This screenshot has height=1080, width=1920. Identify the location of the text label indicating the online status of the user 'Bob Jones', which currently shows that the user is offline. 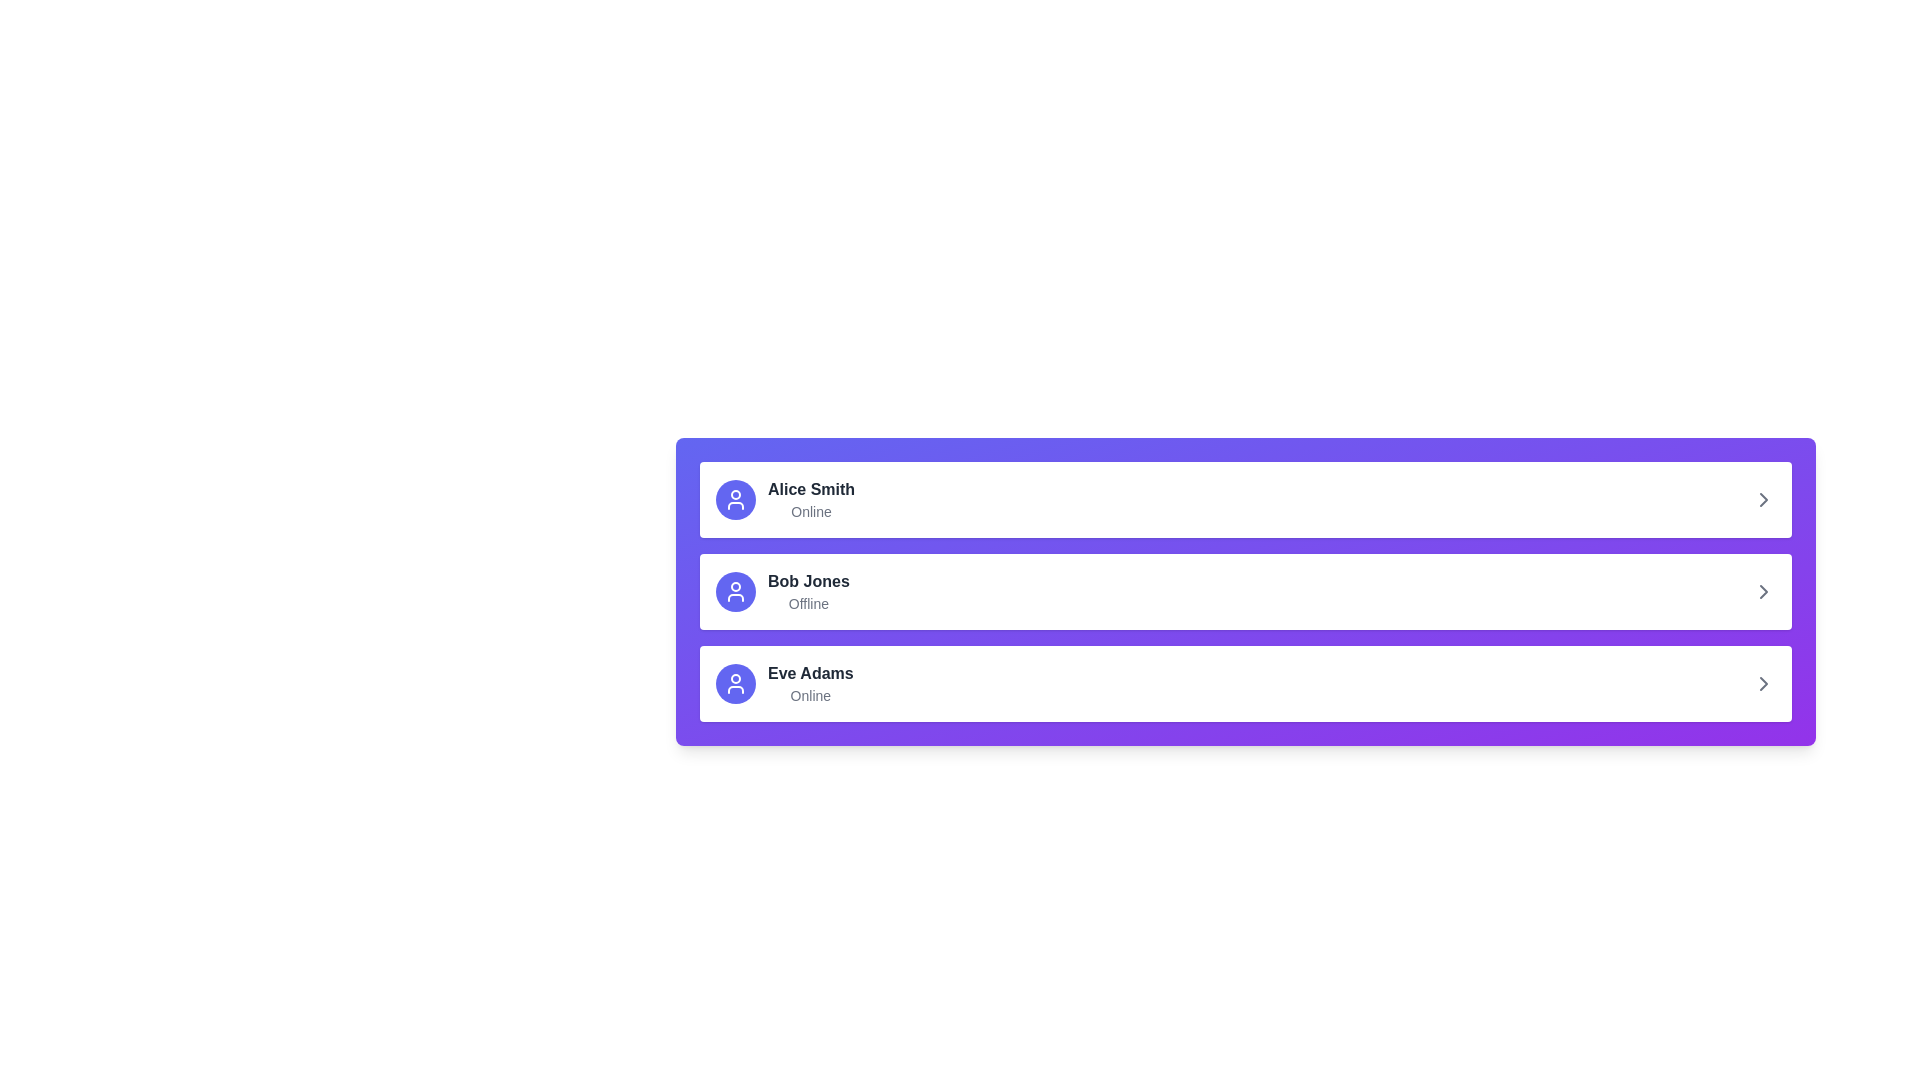
(808, 603).